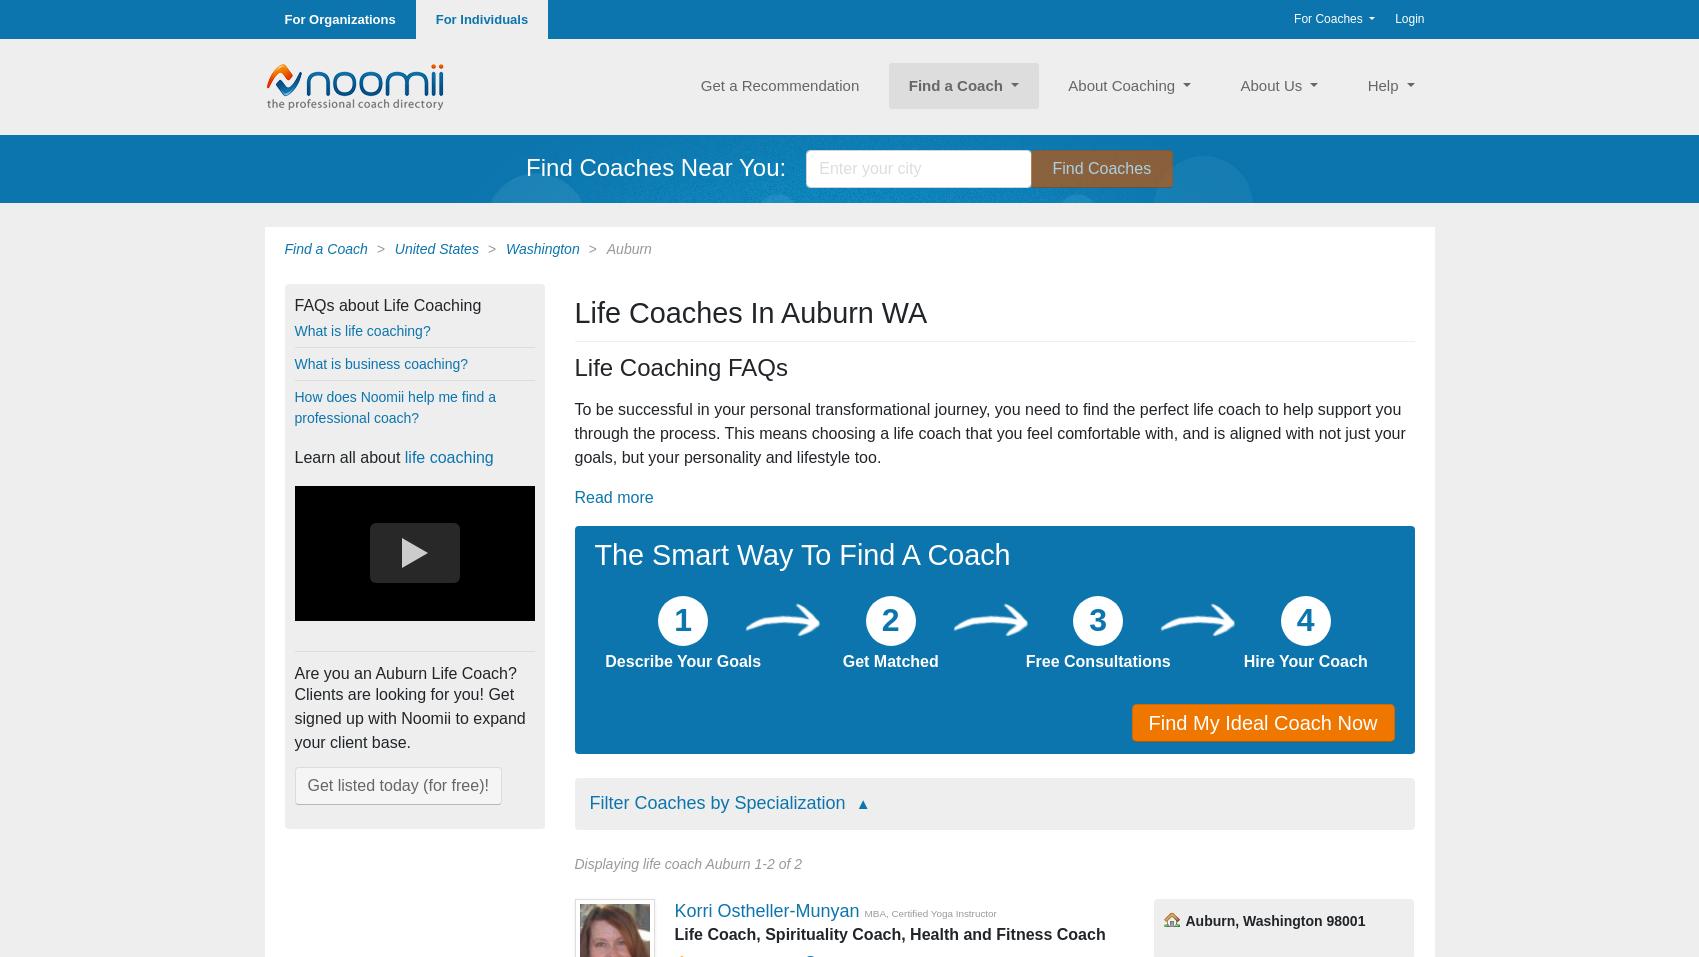 The image size is (1699, 957). I want to click on 'With a heart filled with love, I am dedicated to your spiritual, personal and business aspirations. I have been serving congregations of Spiritual Humanism and Christianity since 2008.', so click(884, 470).